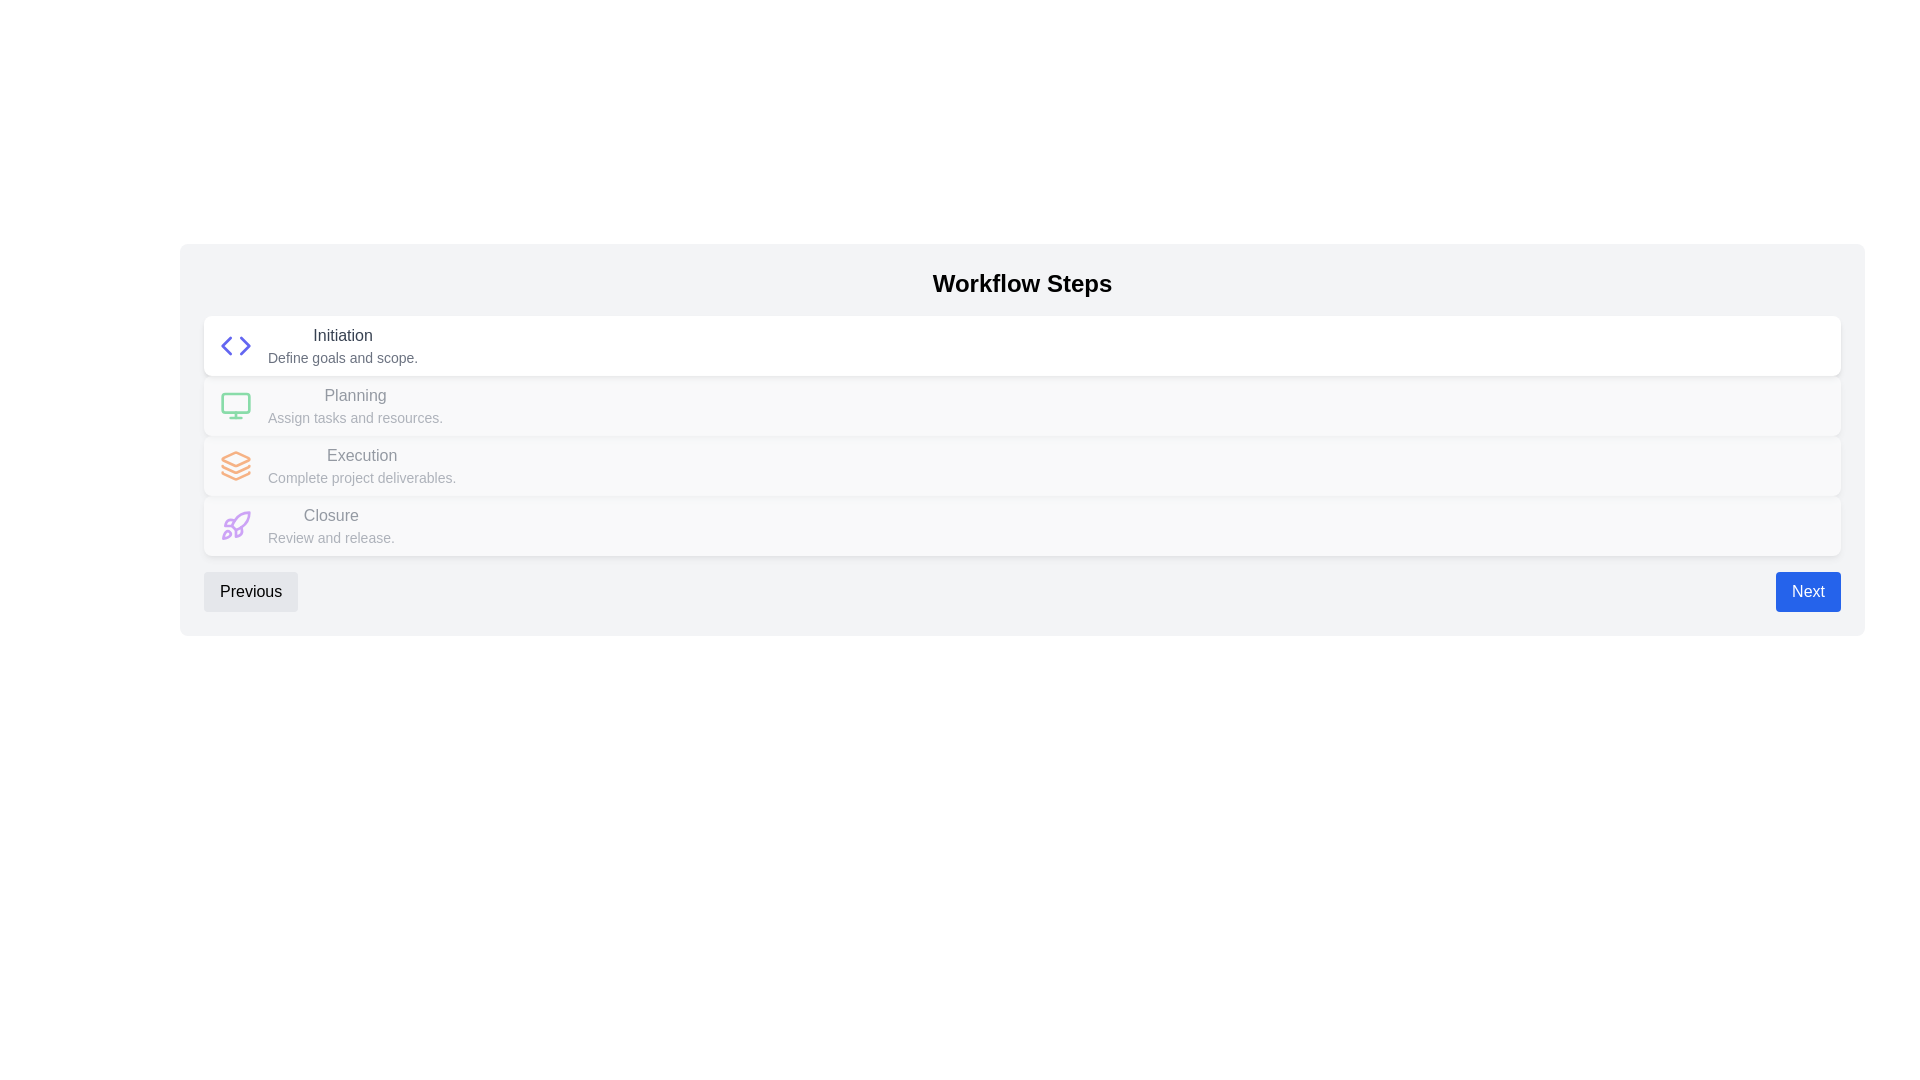 The height and width of the screenshot is (1080, 1920). Describe the element at coordinates (1022, 524) in the screenshot. I see `the 'Closure' phase informational pane` at that location.